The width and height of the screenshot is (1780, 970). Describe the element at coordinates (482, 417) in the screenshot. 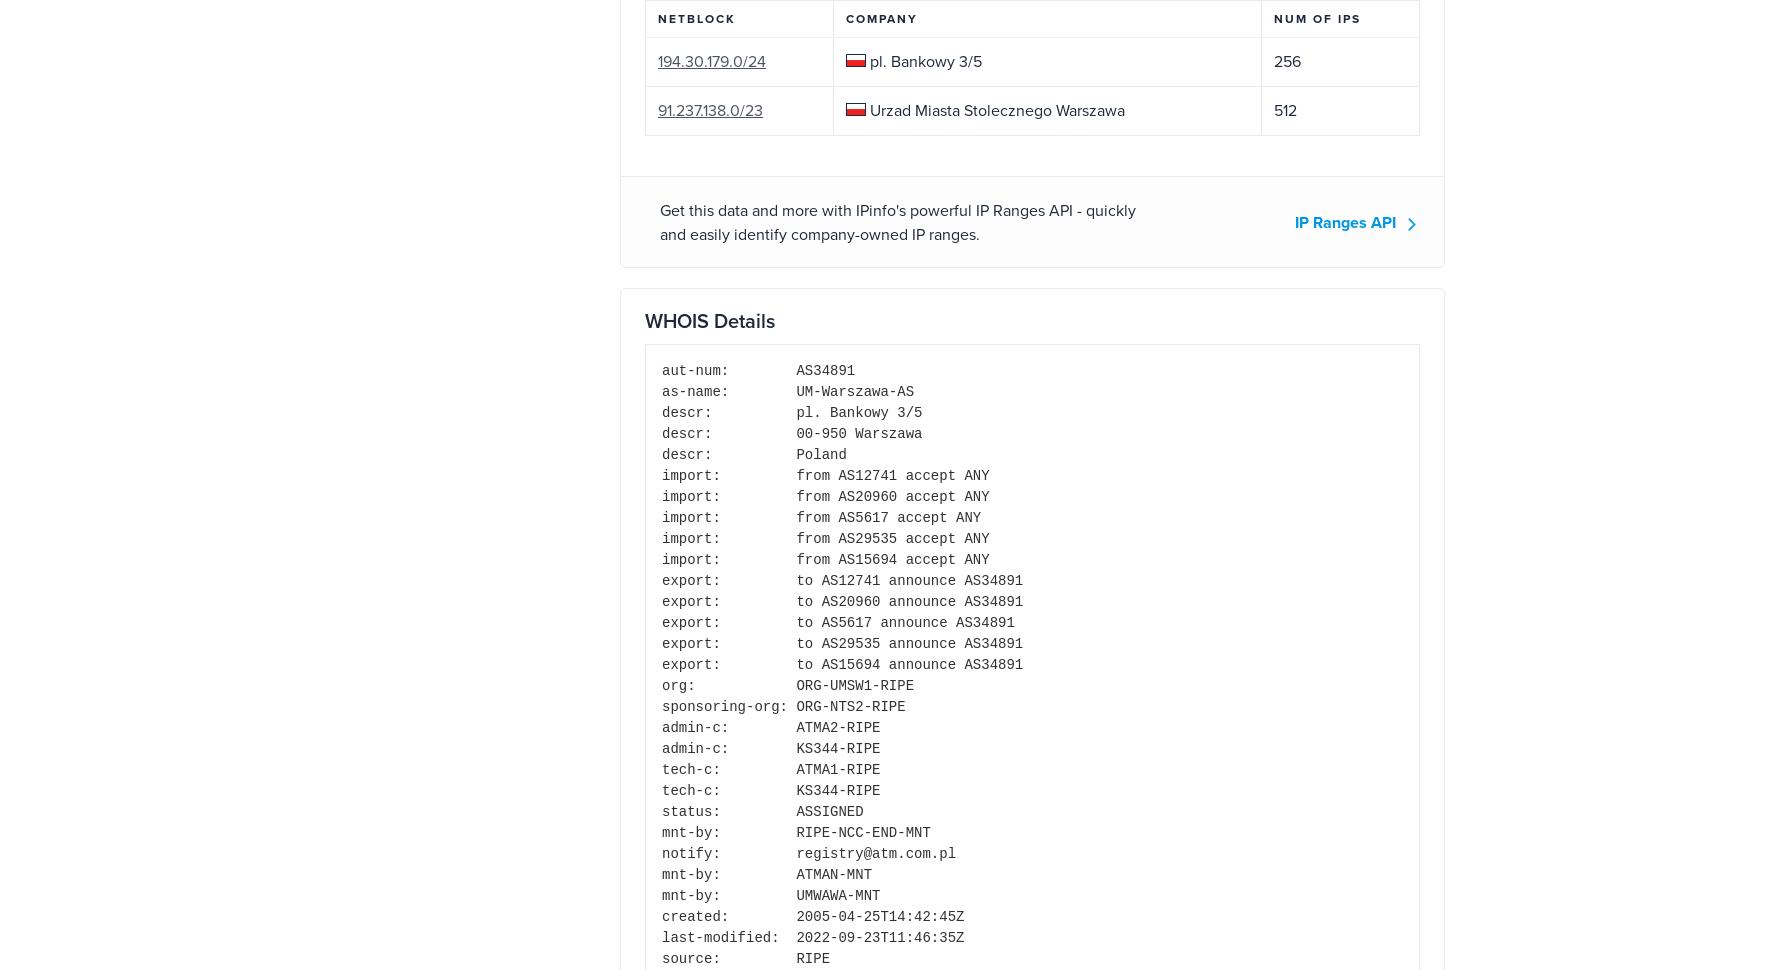

I see `'Test our data accuracy by viewing insights from your IP address.'` at that location.